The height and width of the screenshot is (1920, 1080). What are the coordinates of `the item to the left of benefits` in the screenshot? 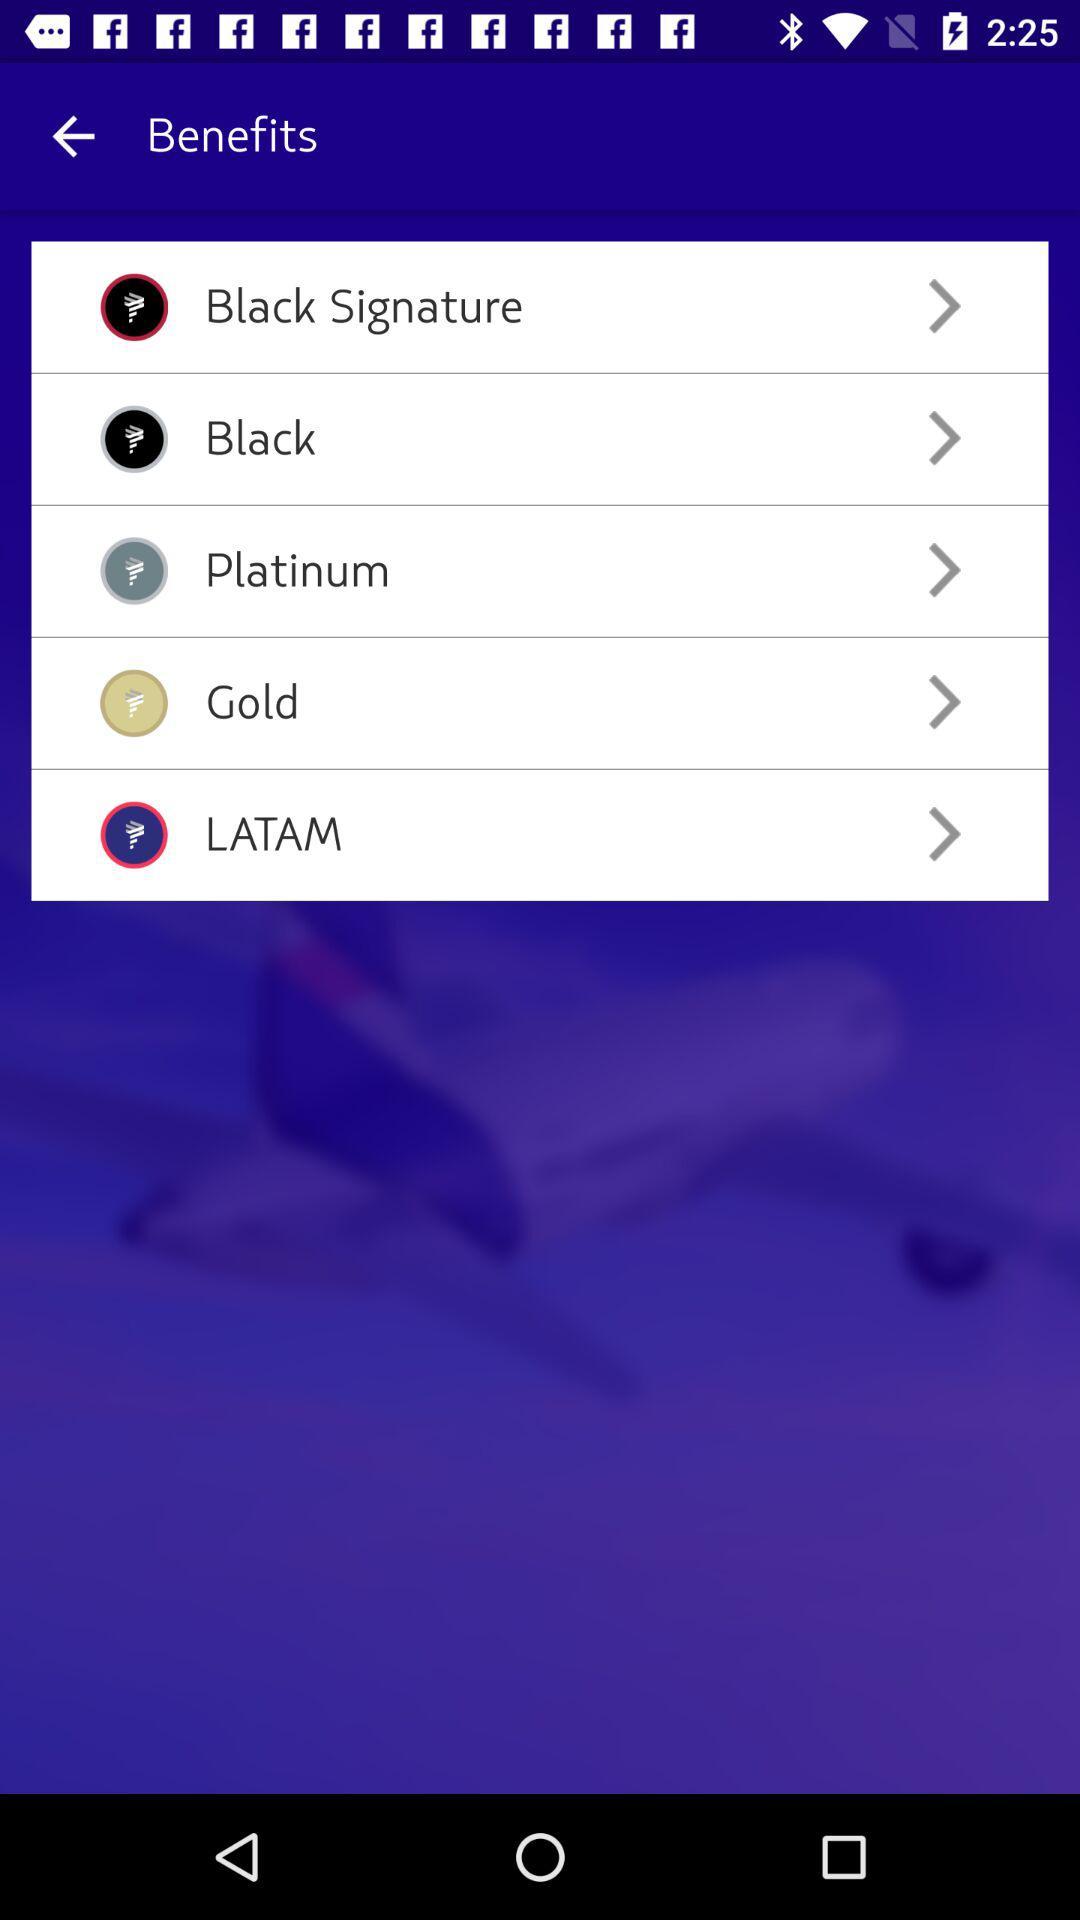 It's located at (72, 135).